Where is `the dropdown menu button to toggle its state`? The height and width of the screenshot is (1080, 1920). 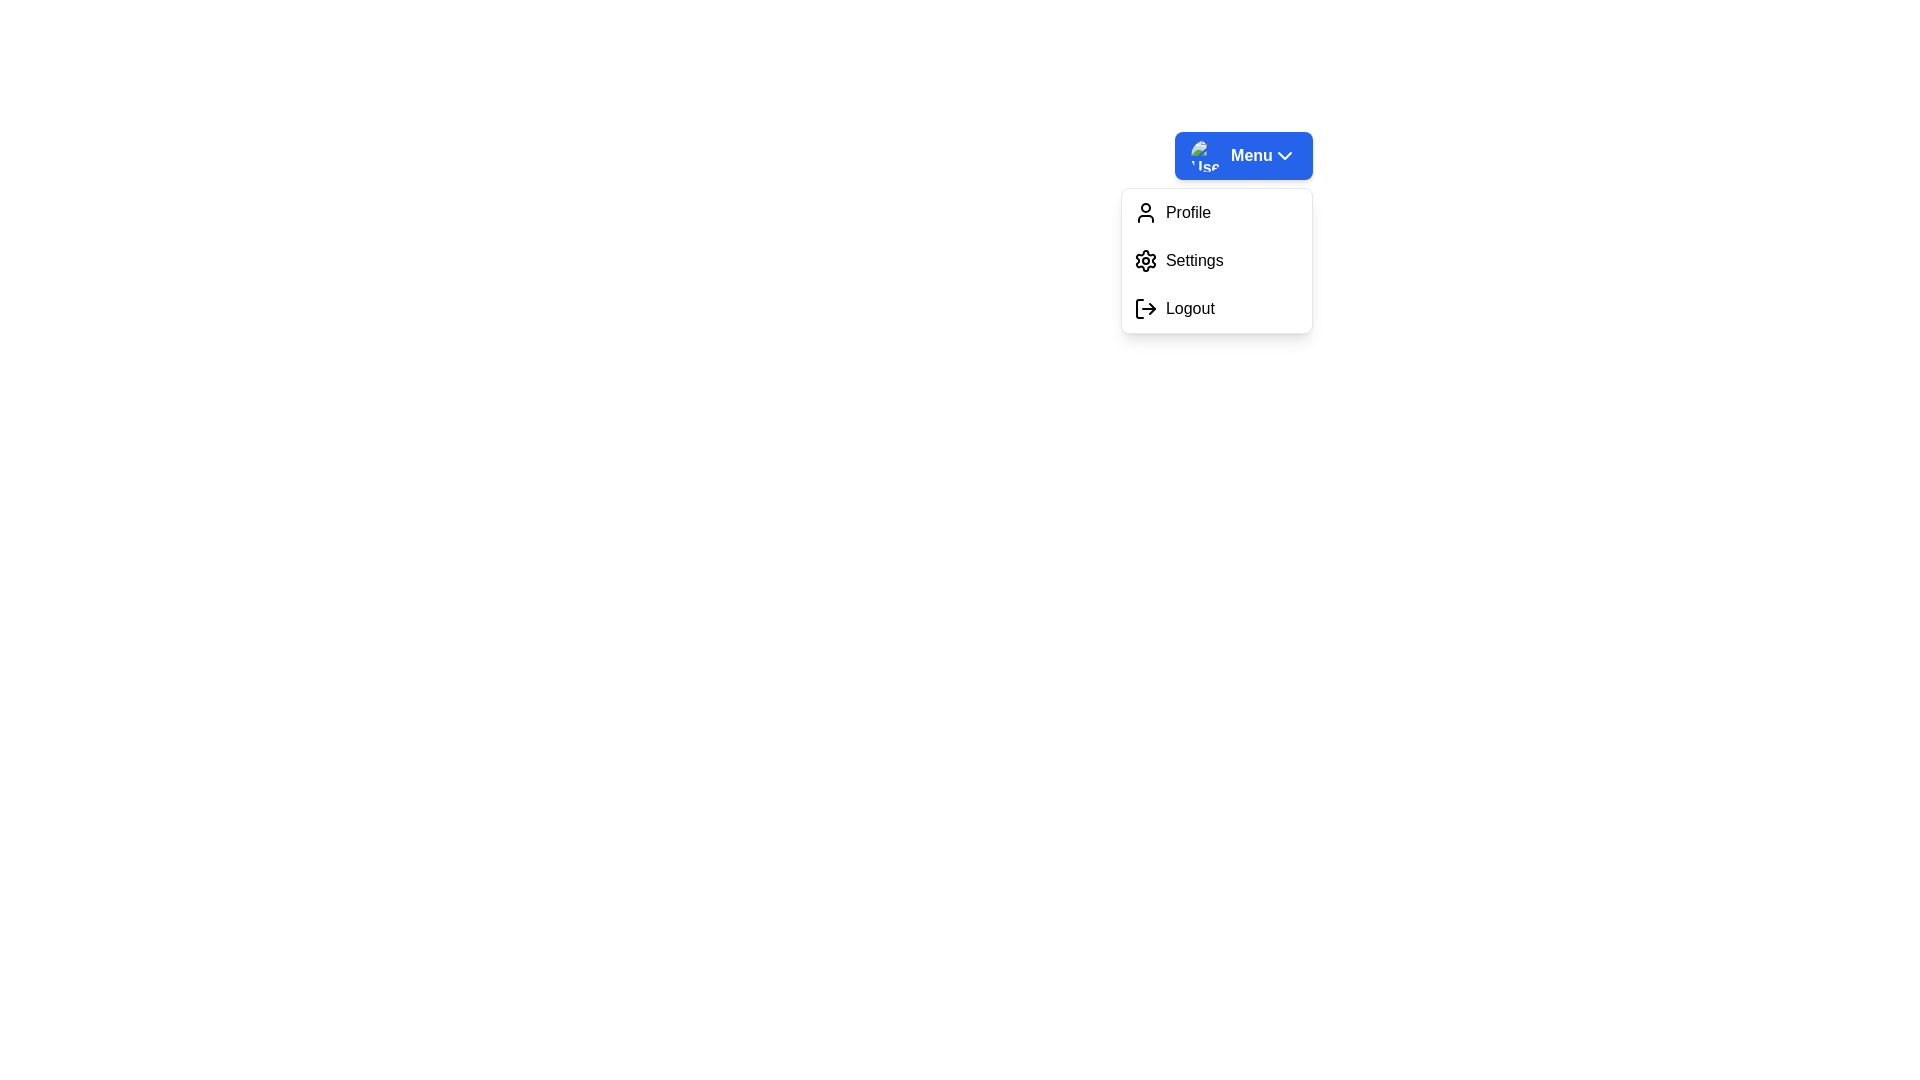
the dropdown menu button to toggle its state is located at coordinates (1242, 154).